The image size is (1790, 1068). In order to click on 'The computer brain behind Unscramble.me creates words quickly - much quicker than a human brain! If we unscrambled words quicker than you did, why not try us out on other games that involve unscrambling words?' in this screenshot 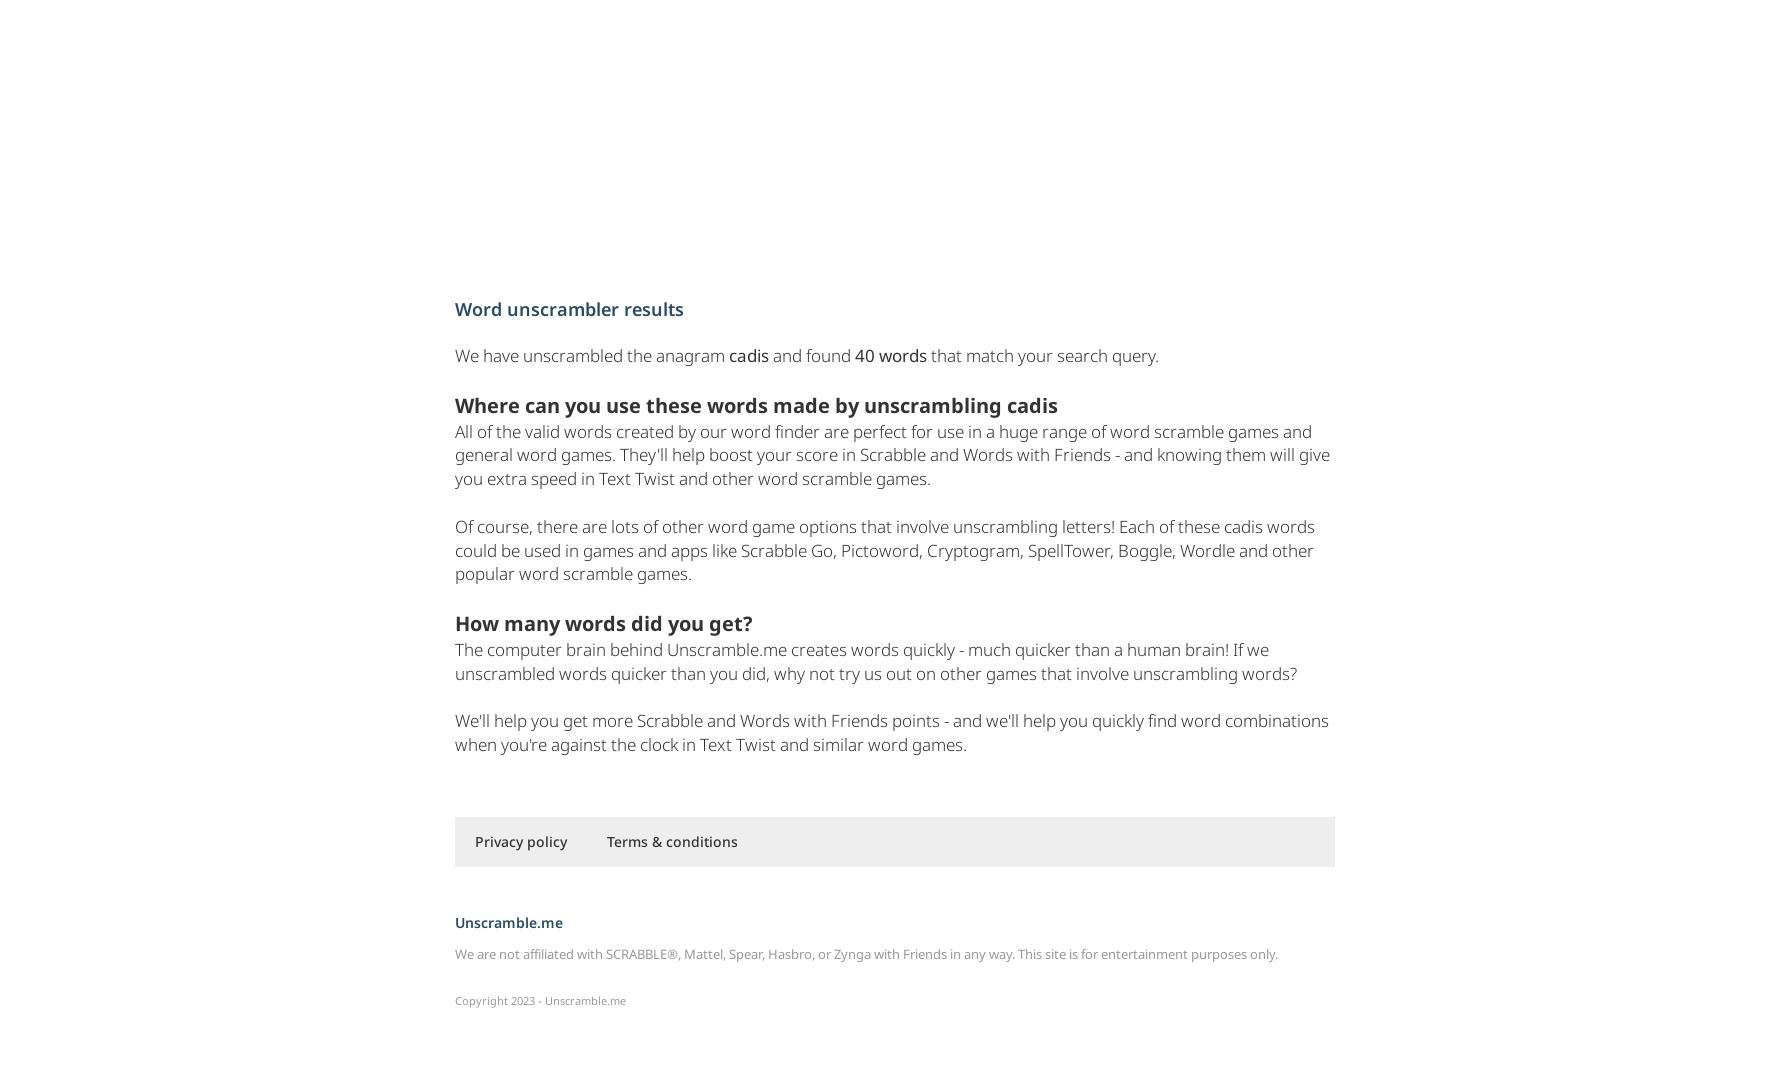, I will do `click(875, 659)`.